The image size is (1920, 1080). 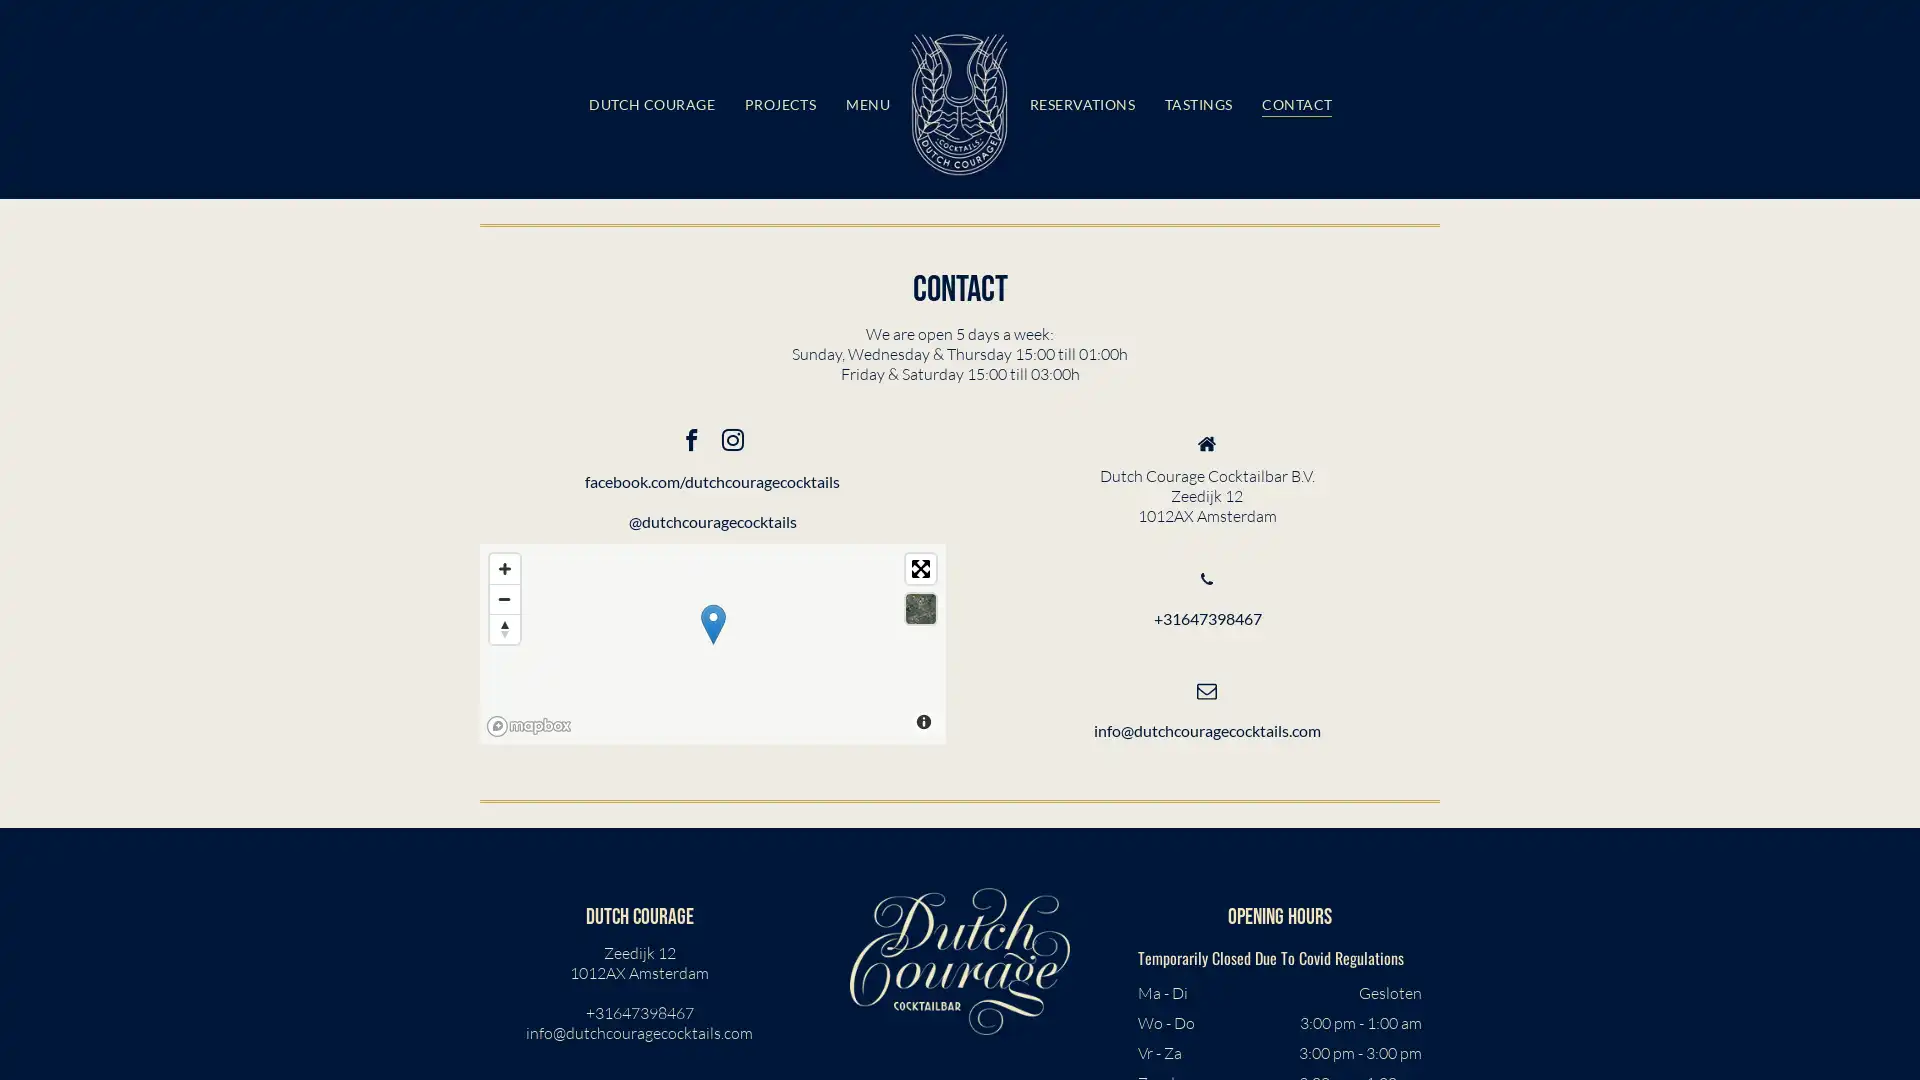 I want to click on Reset bearing to north, so click(x=504, y=627).